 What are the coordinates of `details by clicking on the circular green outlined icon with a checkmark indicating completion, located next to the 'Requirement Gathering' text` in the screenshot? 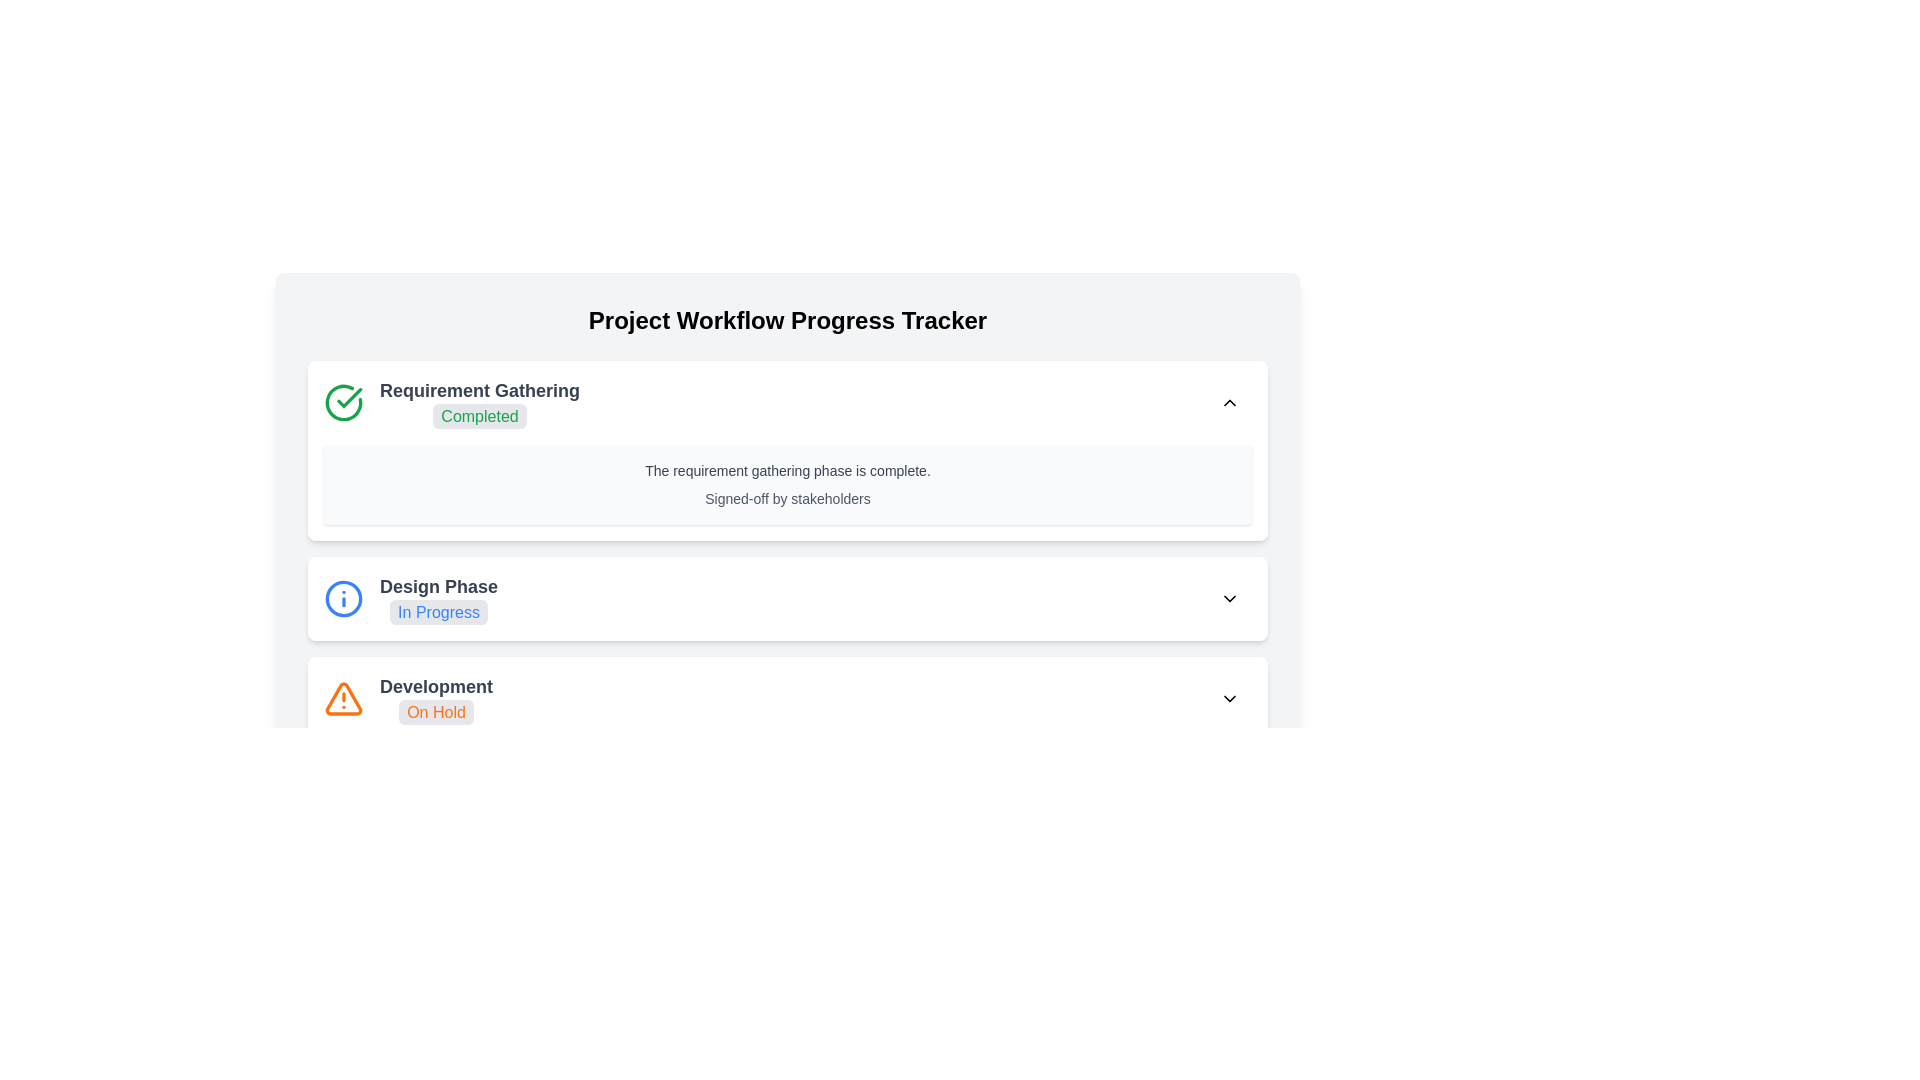 It's located at (344, 402).